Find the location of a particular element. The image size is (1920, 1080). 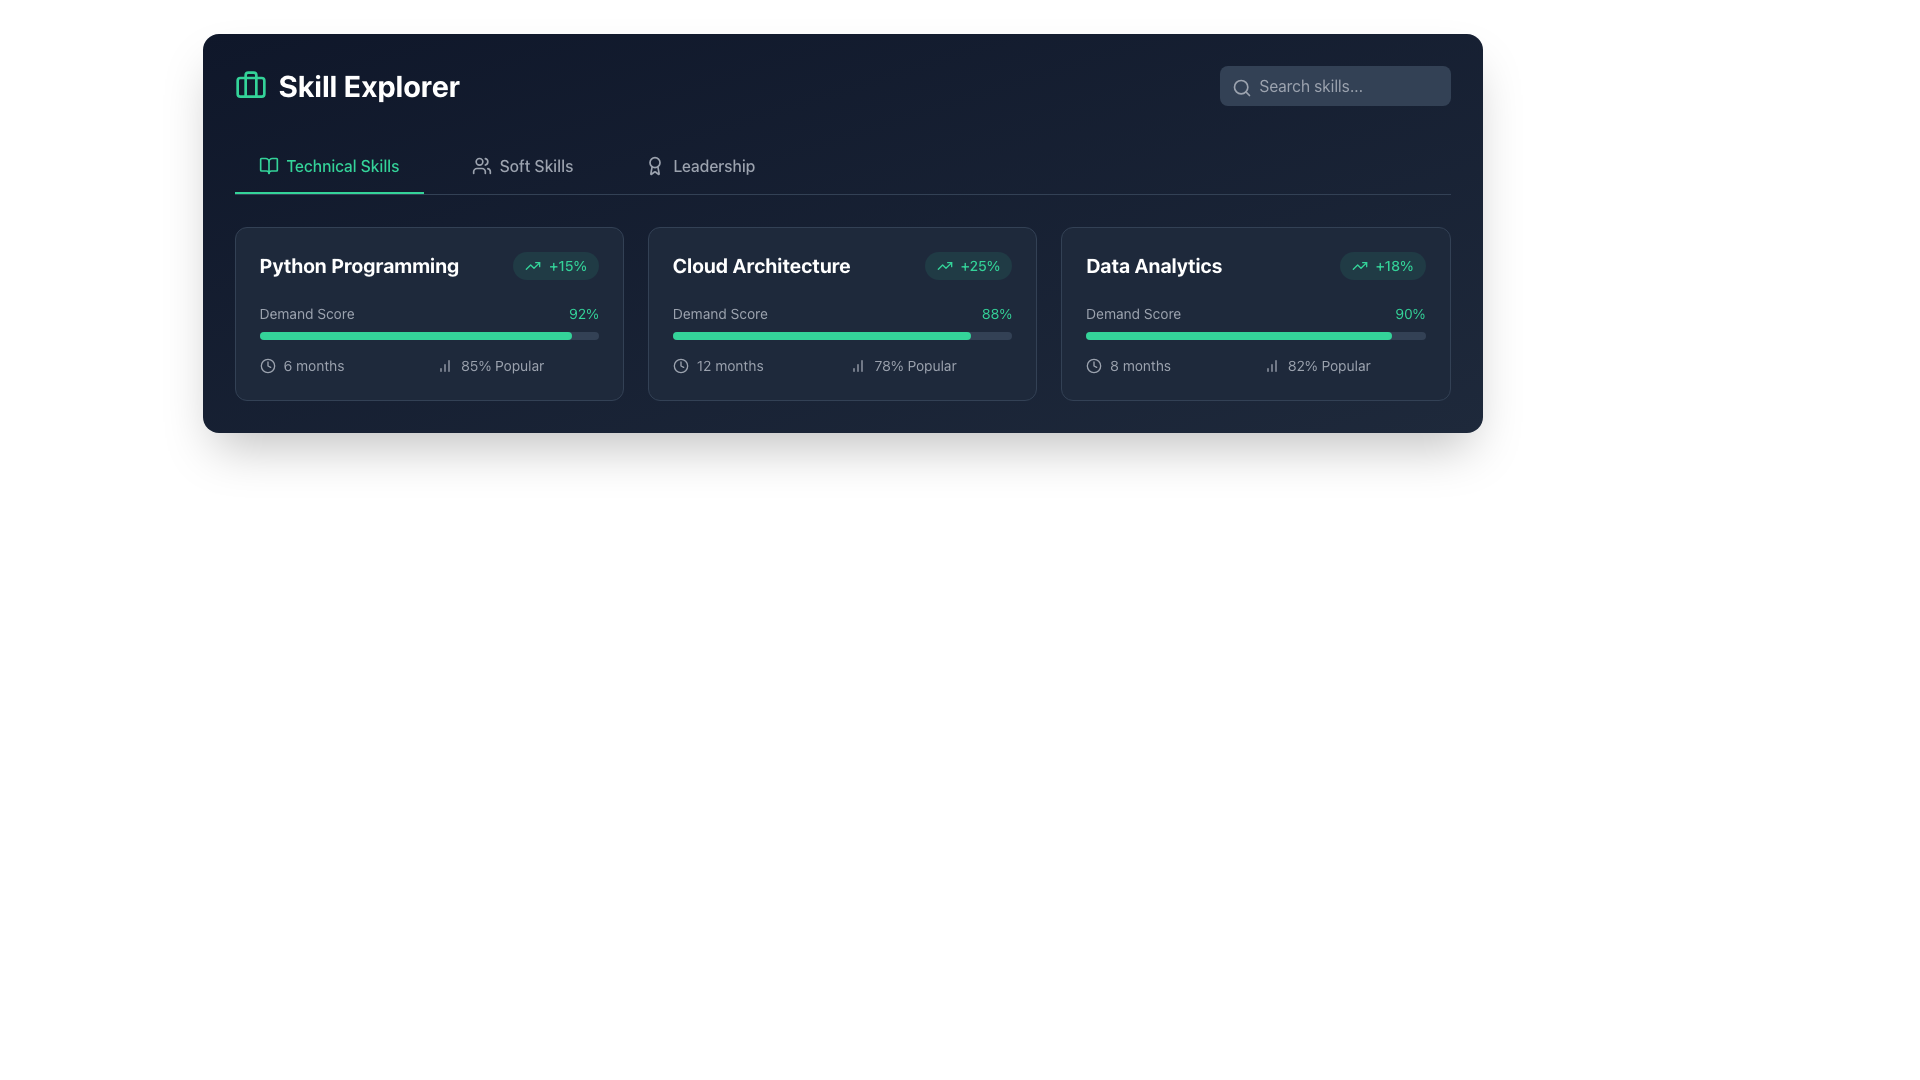

the Leadership skills button located in the top navigation bar, which is the third item from the left, to change its color is located at coordinates (700, 164).